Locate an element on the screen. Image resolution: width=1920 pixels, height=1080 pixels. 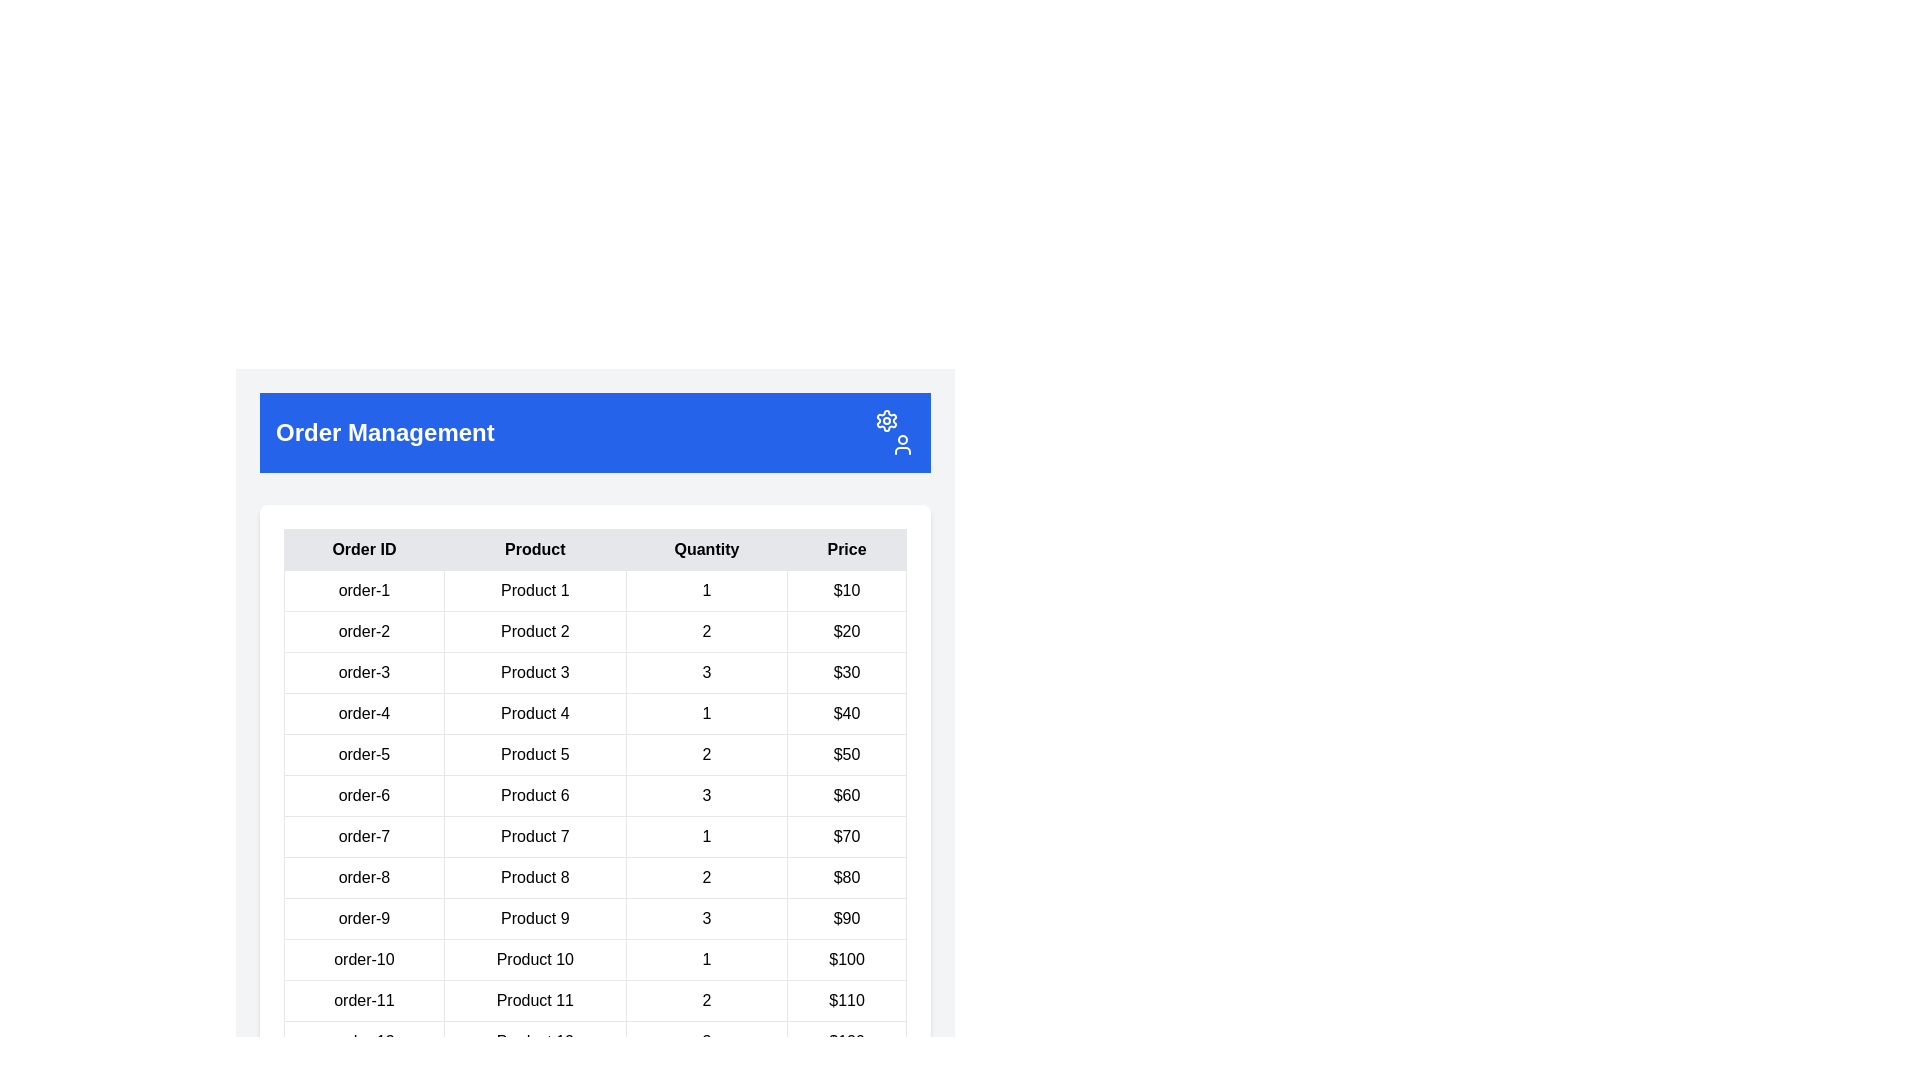
value of the Text label that represents the cost associated with 'order-11' in the 'Price' column of the table is located at coordinates (847, 1001).